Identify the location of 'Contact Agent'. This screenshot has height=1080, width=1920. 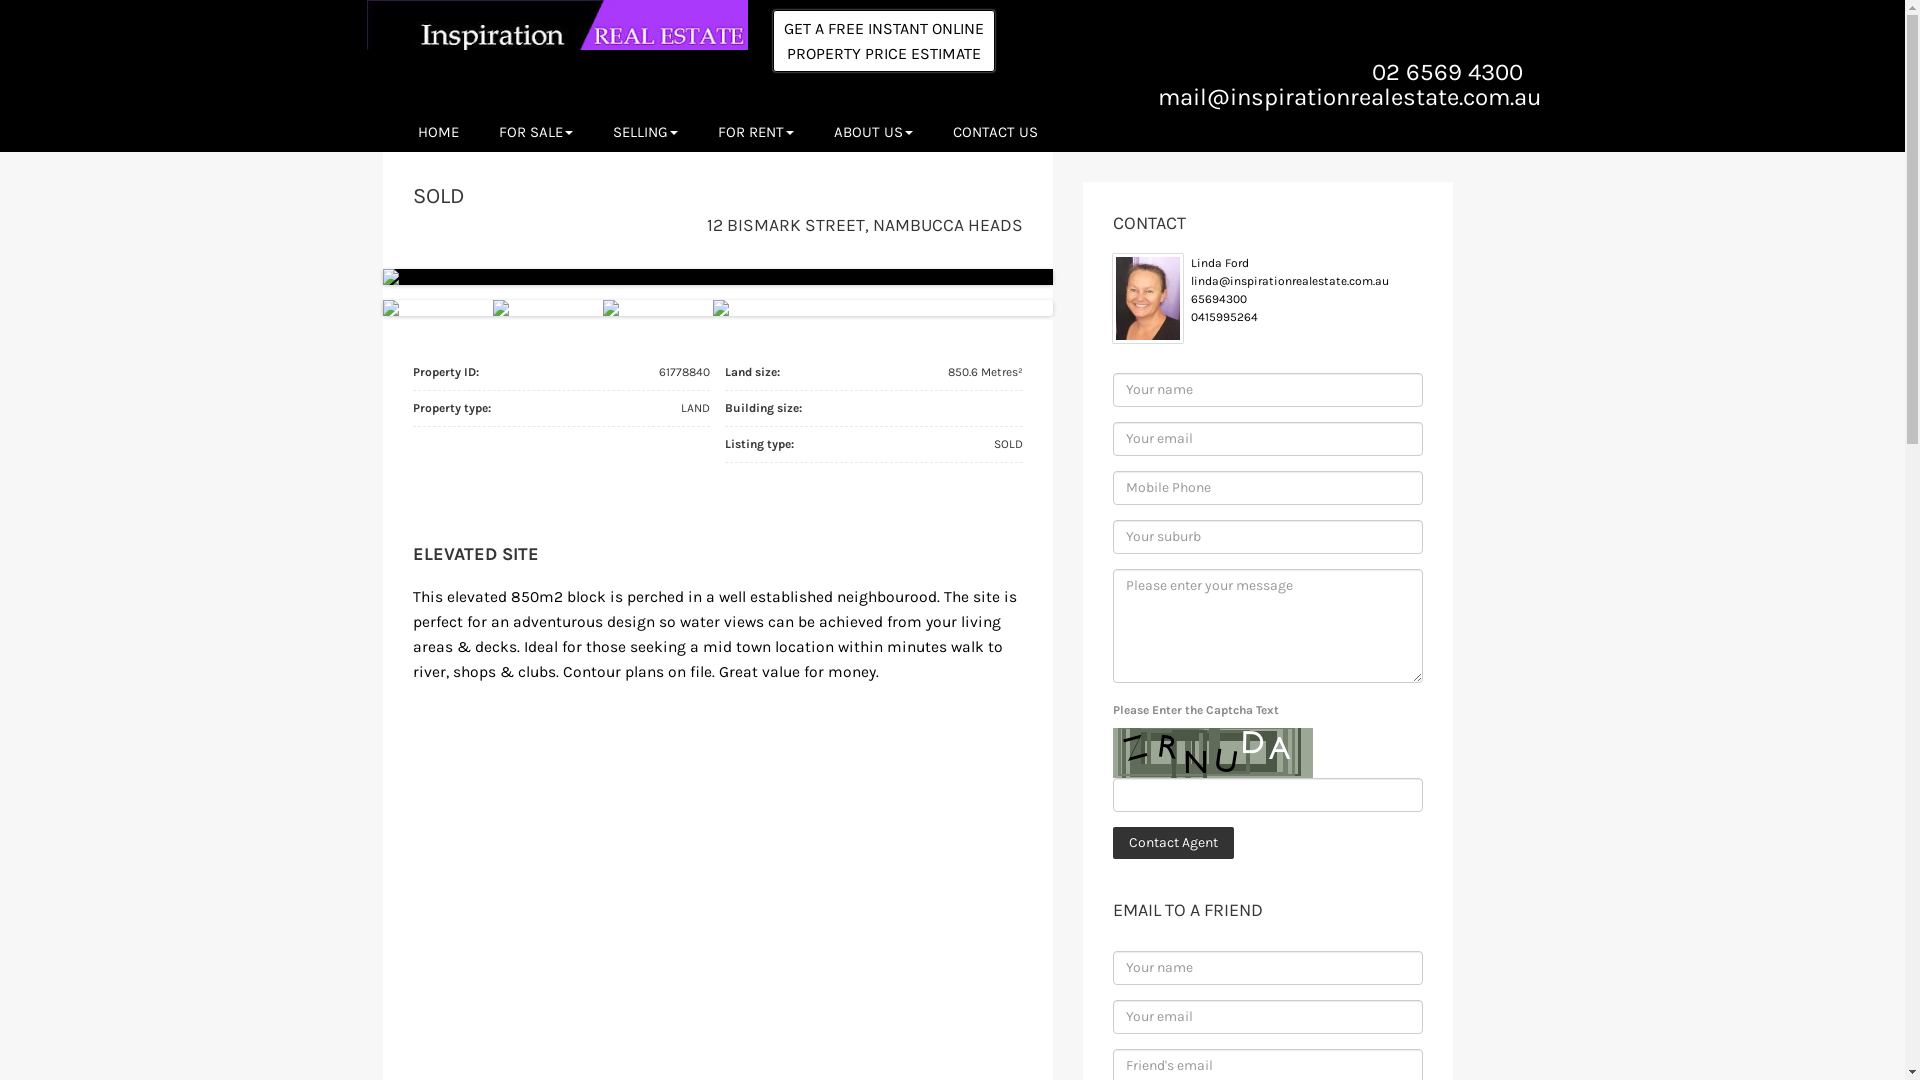
(1172, 843).